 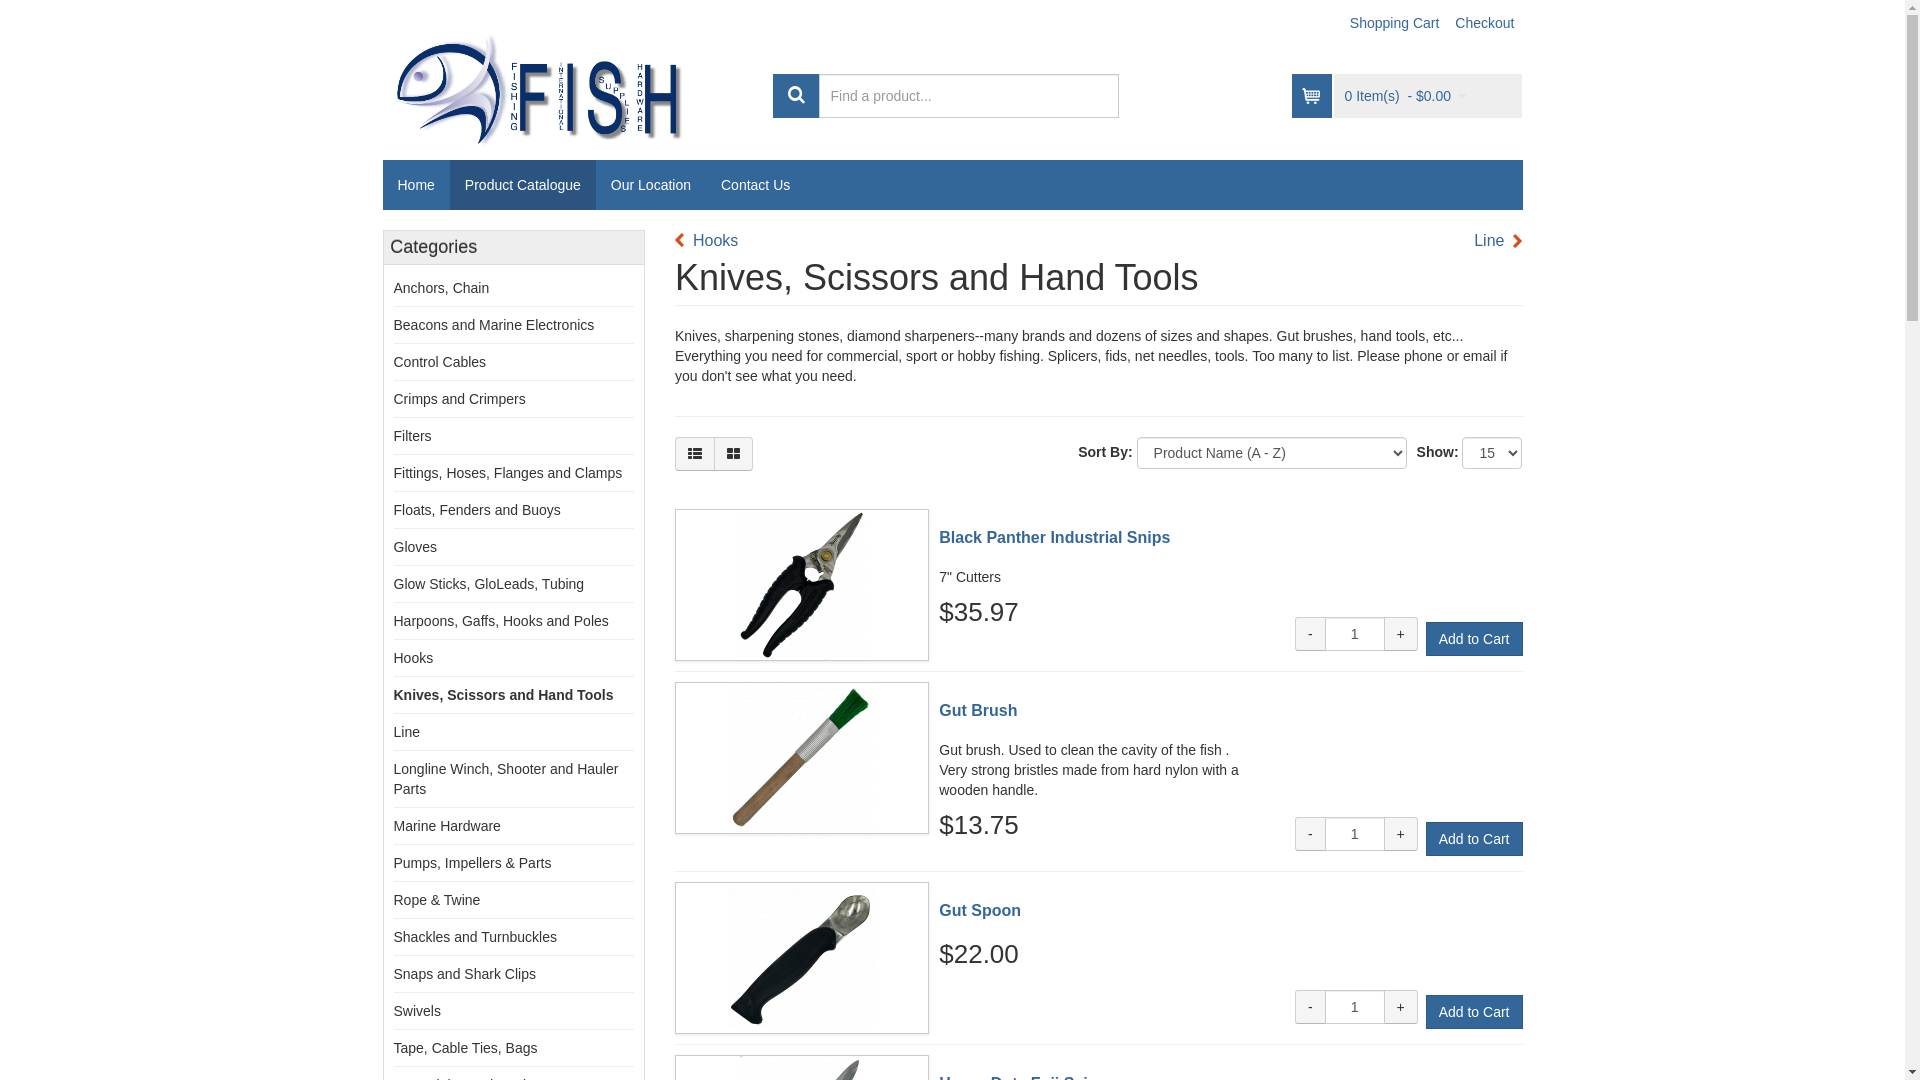 What do you see at coordinates (523, 185) in the screenshot?
I see `'Product Catalogue'` at bounding box center [523, 185].